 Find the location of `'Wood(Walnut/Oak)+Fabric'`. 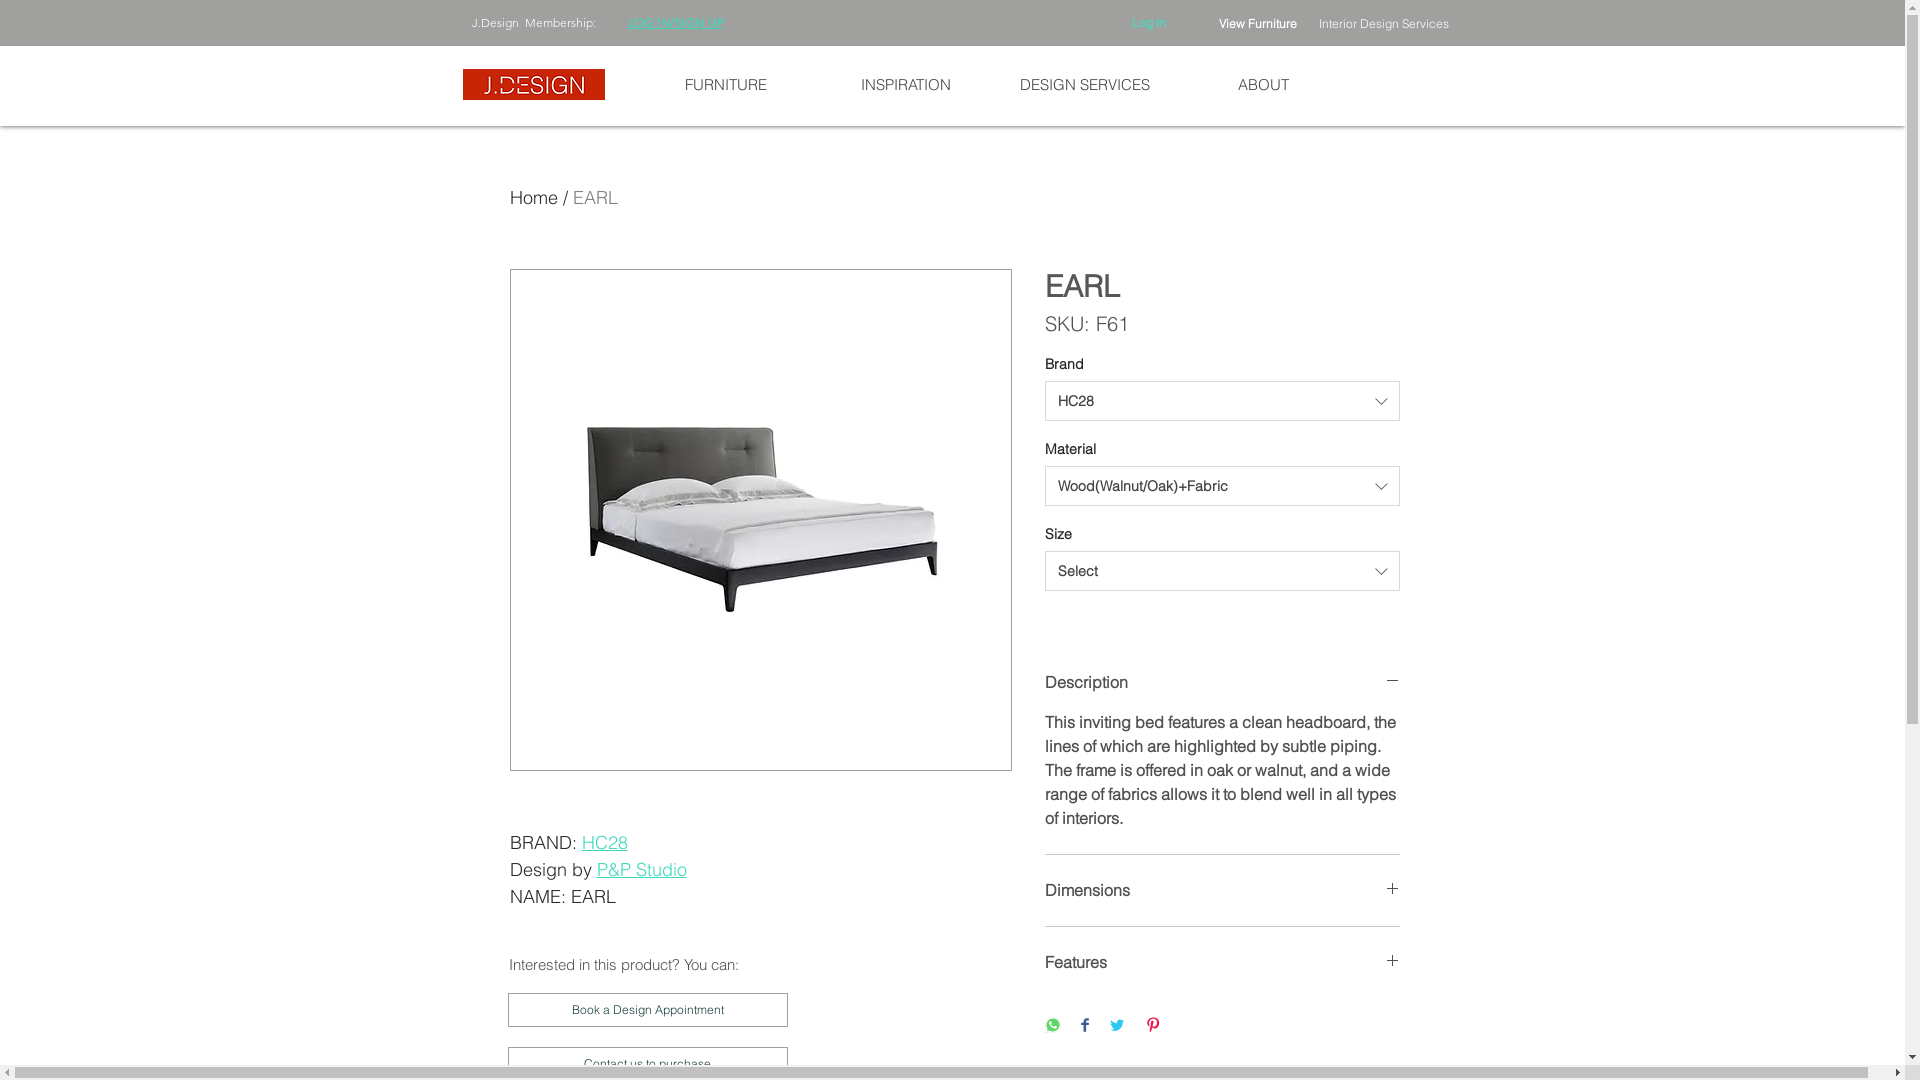

'Wood(Walnut/Oak)+Fabric' is located at coordinates (1220, 486).